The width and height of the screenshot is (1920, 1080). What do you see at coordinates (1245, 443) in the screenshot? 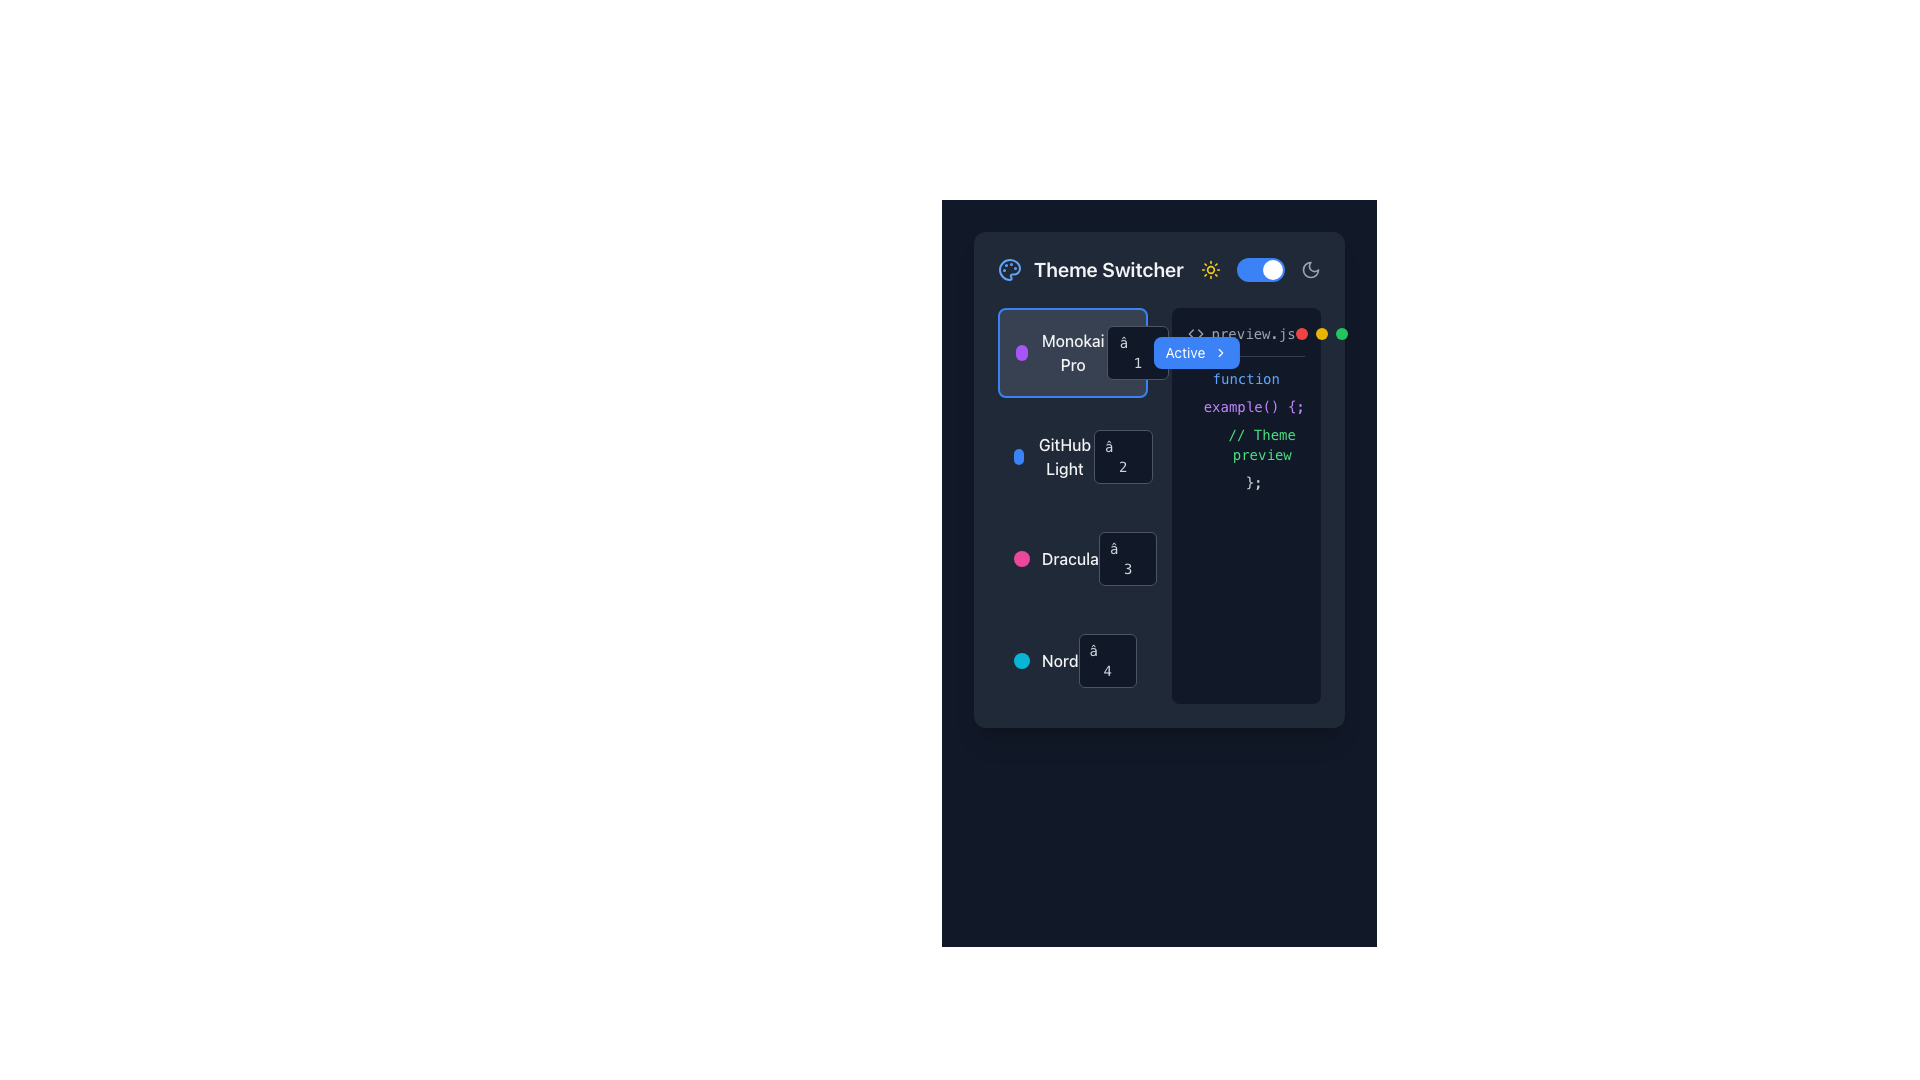
I see `the green code comment text within the 'preview.js' code block for copying` at bounding box center [1245, 443].